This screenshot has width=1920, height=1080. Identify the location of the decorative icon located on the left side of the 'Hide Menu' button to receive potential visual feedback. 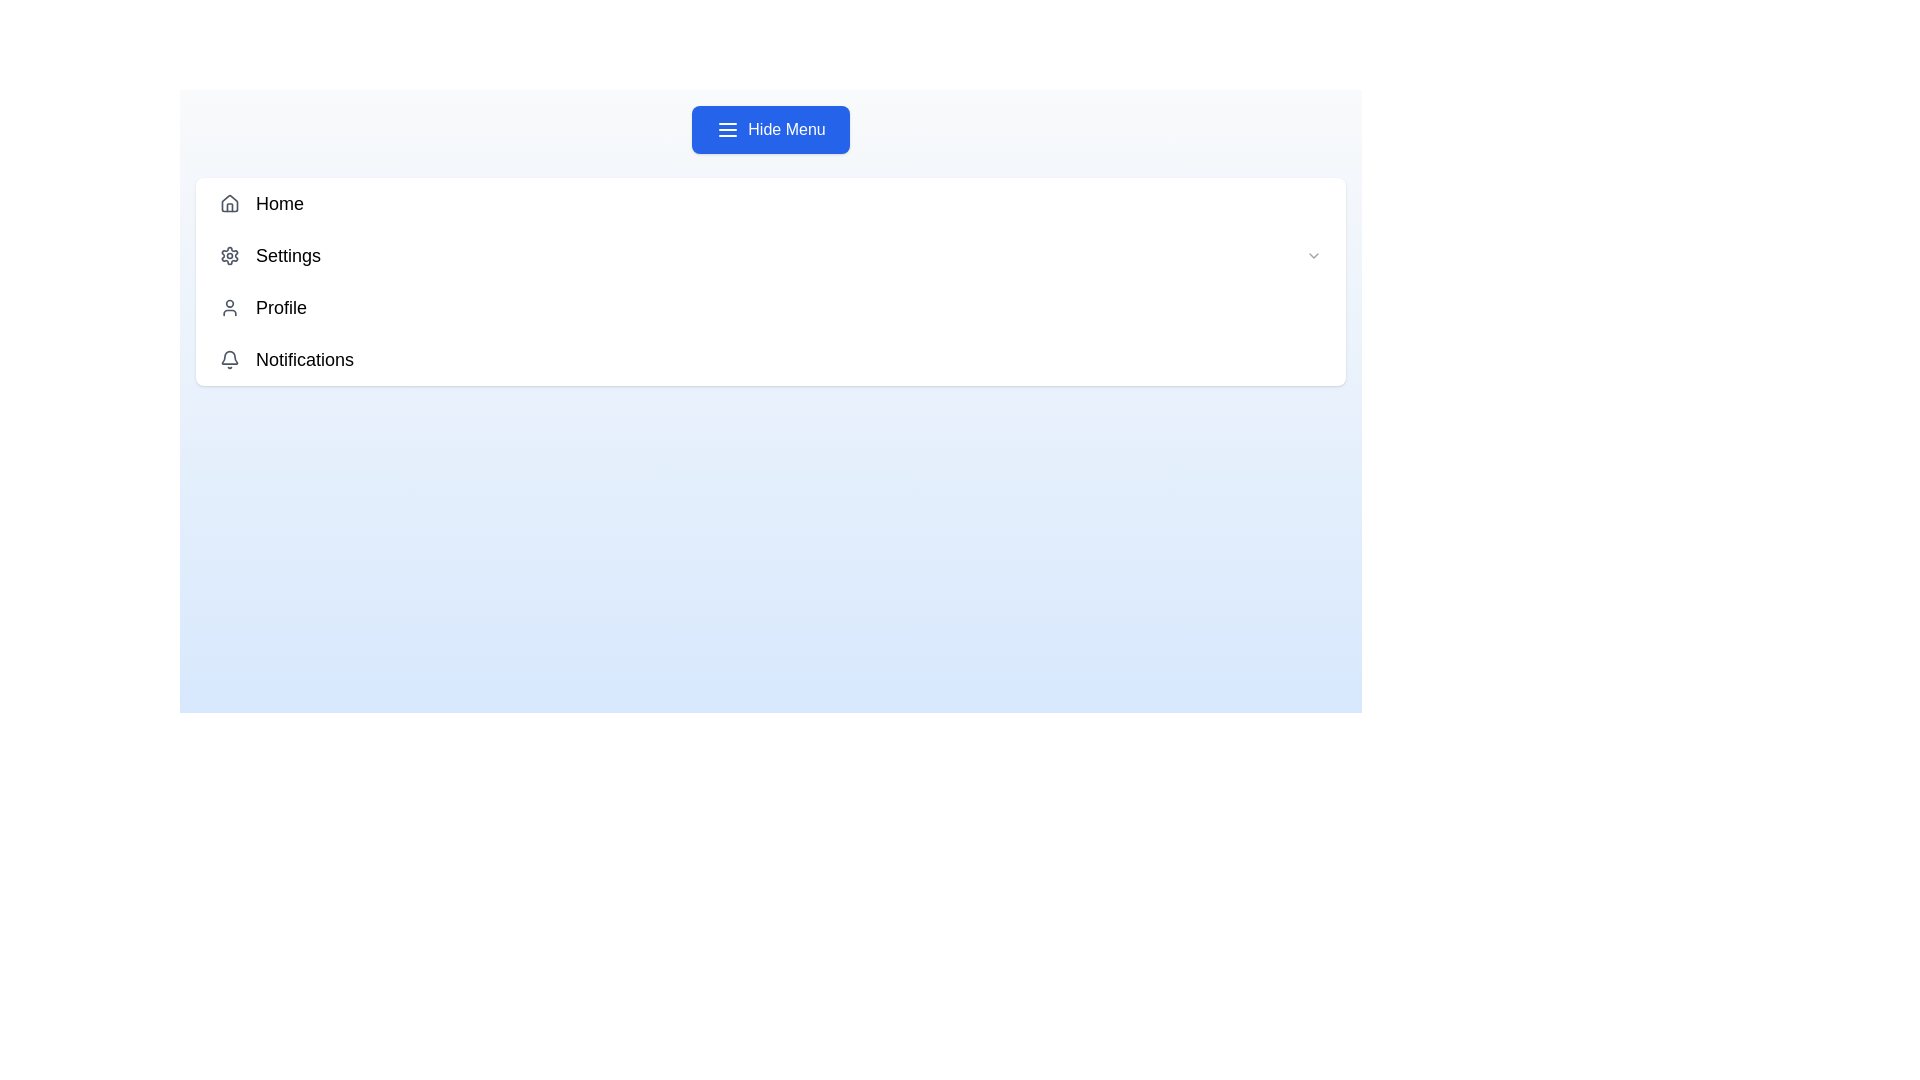
(727, 130).